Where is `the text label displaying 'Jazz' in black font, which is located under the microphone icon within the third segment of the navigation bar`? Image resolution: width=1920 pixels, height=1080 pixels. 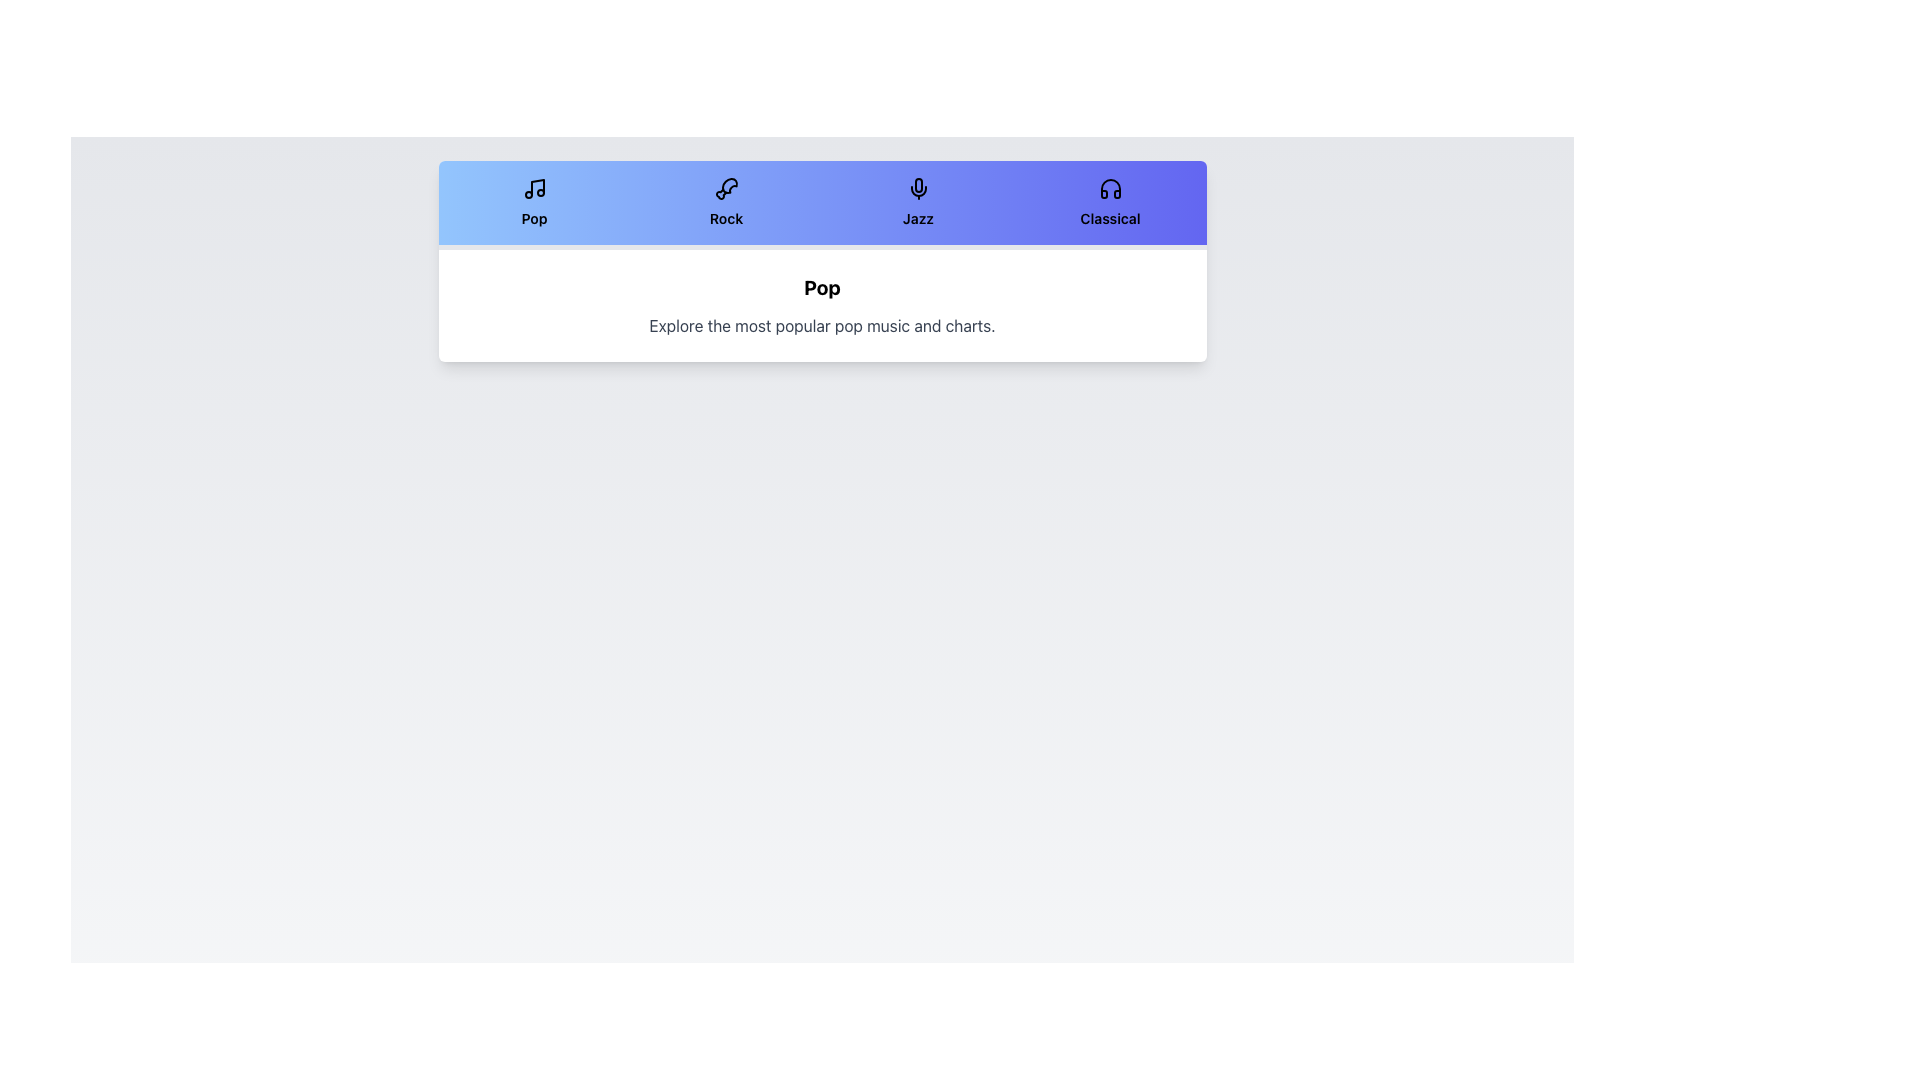 the text label displaying 'Jazz' in black font, which is located under the microphone icon within the third segment of the navigation bar is located at coordinates (917, 219).